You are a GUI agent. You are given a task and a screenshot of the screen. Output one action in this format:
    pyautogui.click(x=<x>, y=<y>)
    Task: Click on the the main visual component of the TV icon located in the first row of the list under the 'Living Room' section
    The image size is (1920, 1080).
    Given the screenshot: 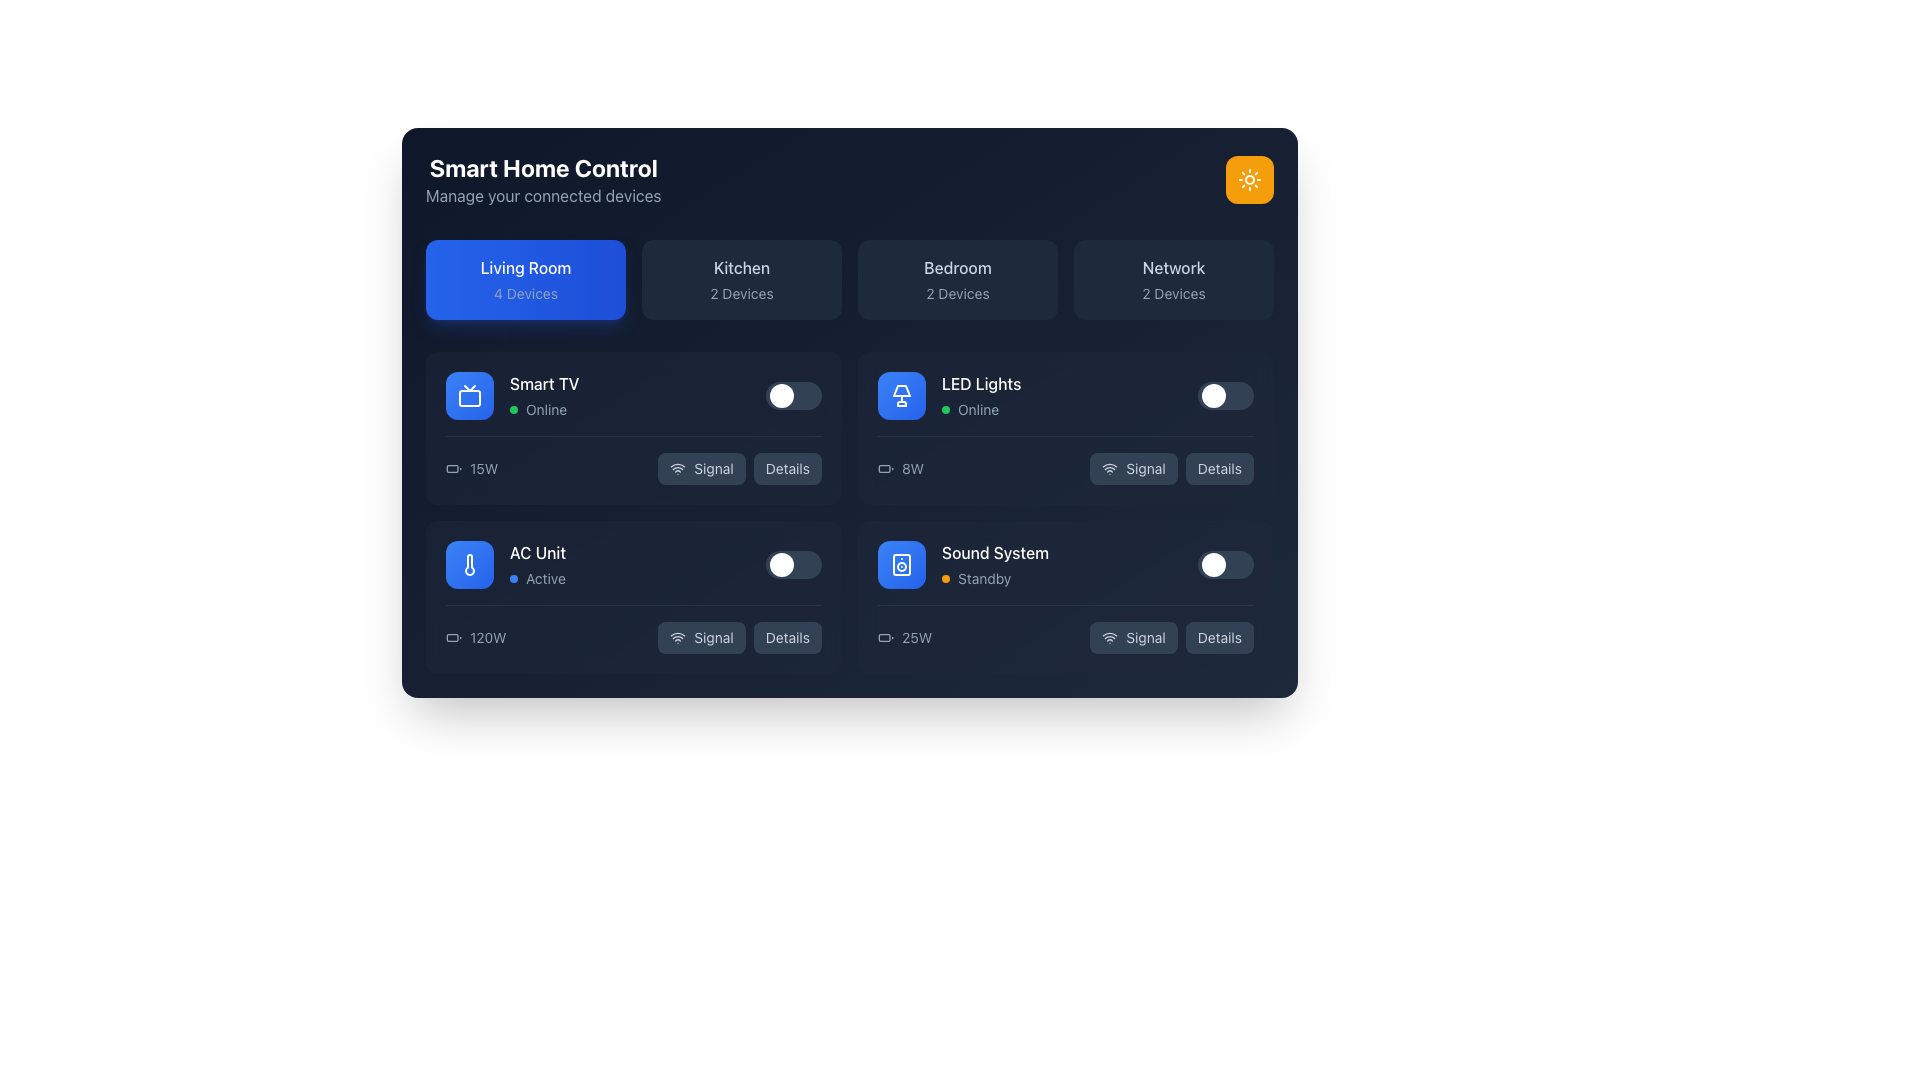 What is the action you would take?
    pyautogui.click(x=469, y=397)
    